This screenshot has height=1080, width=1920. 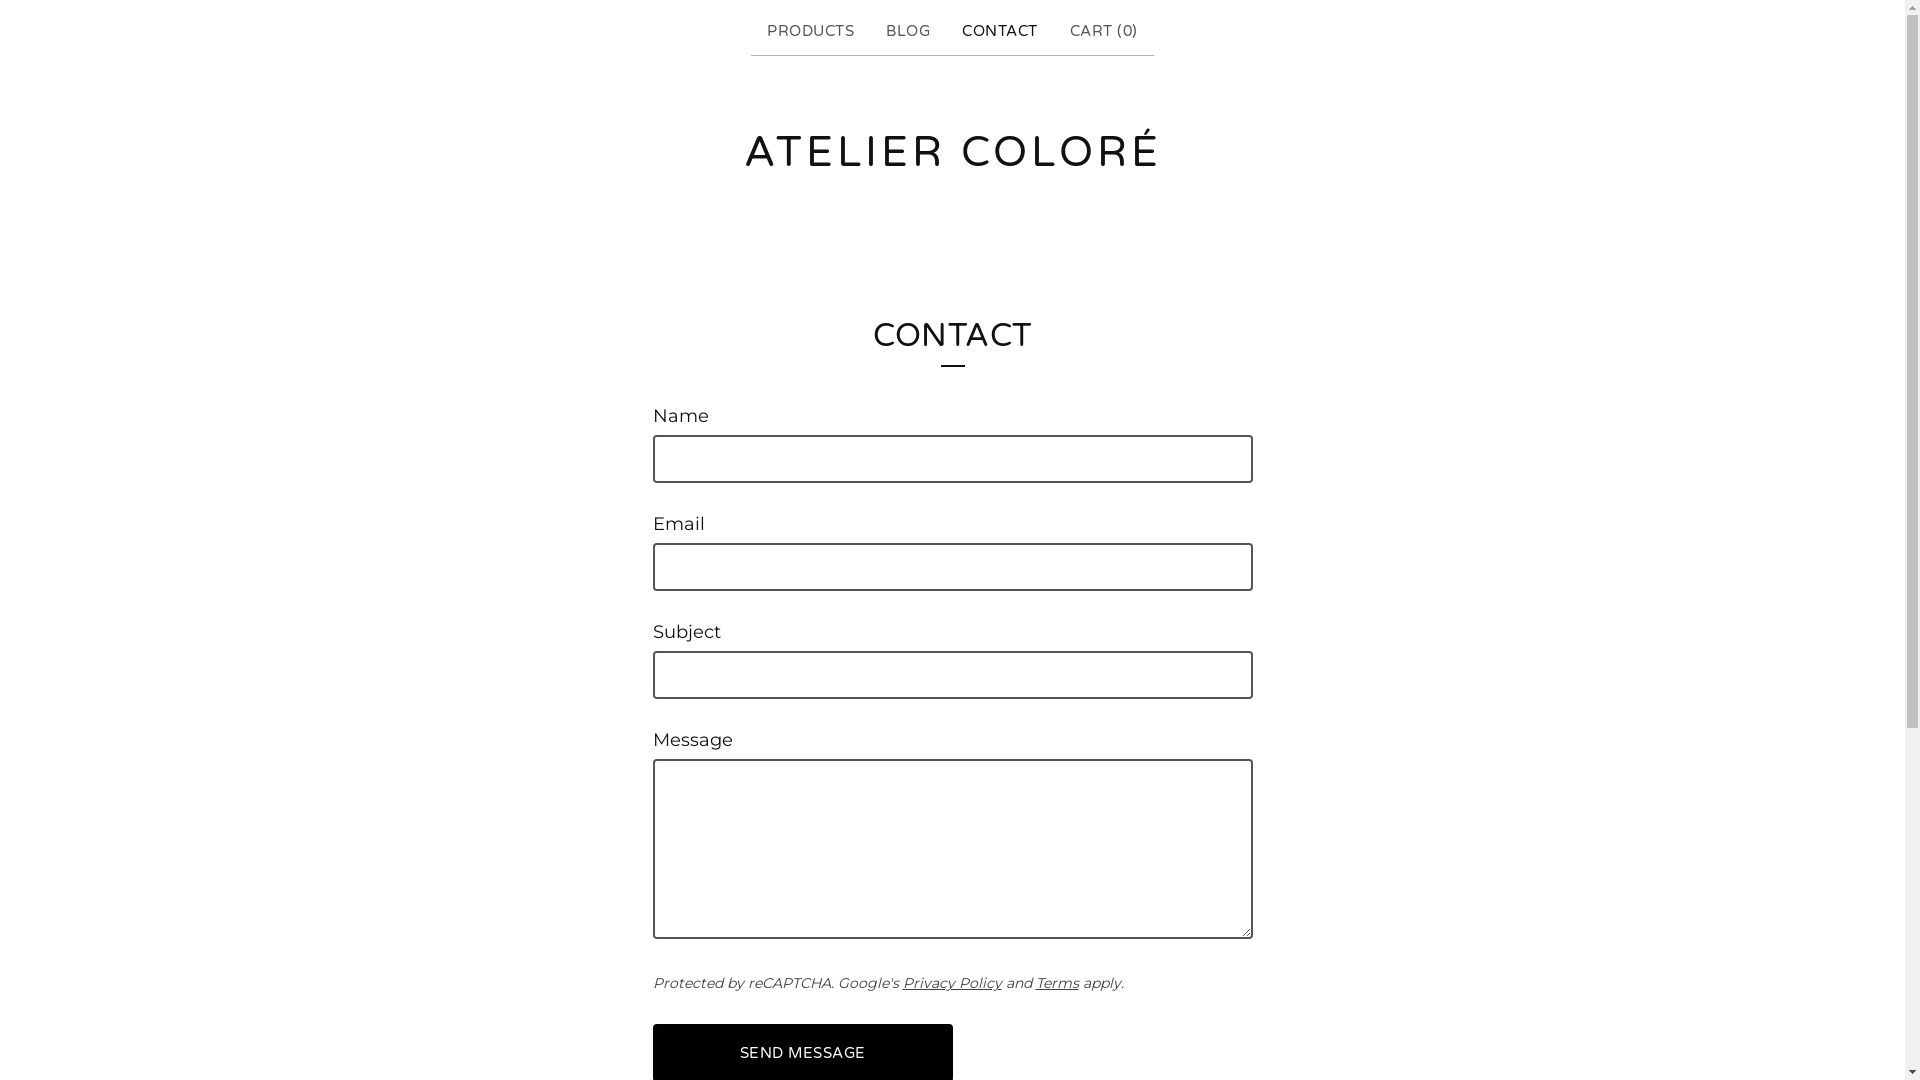 What do you see at coordinates (906, 31) in the screenshot?
I see `'BLOG'` at bounding box center [906, 31].